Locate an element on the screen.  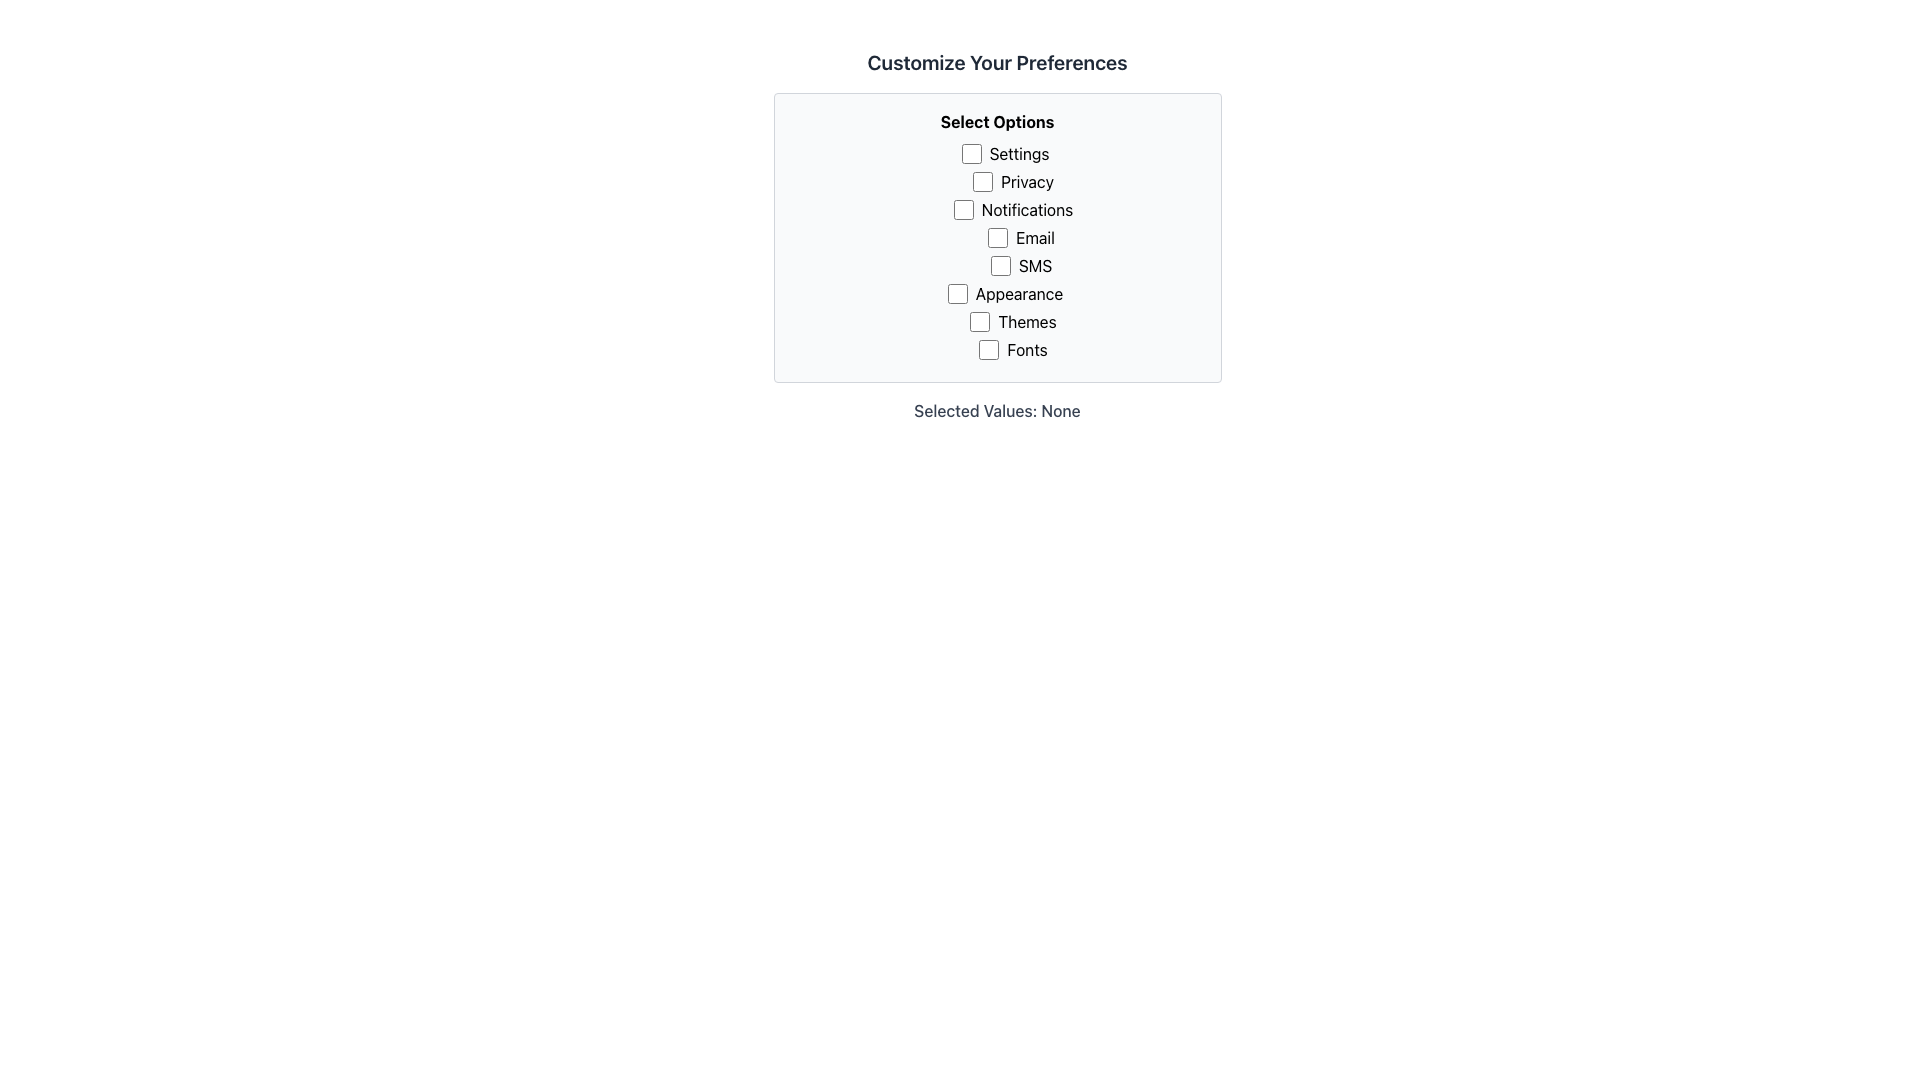
the 'Themes' checkbox located in the 'Appearance' section is located at coordinates (1005, 323).